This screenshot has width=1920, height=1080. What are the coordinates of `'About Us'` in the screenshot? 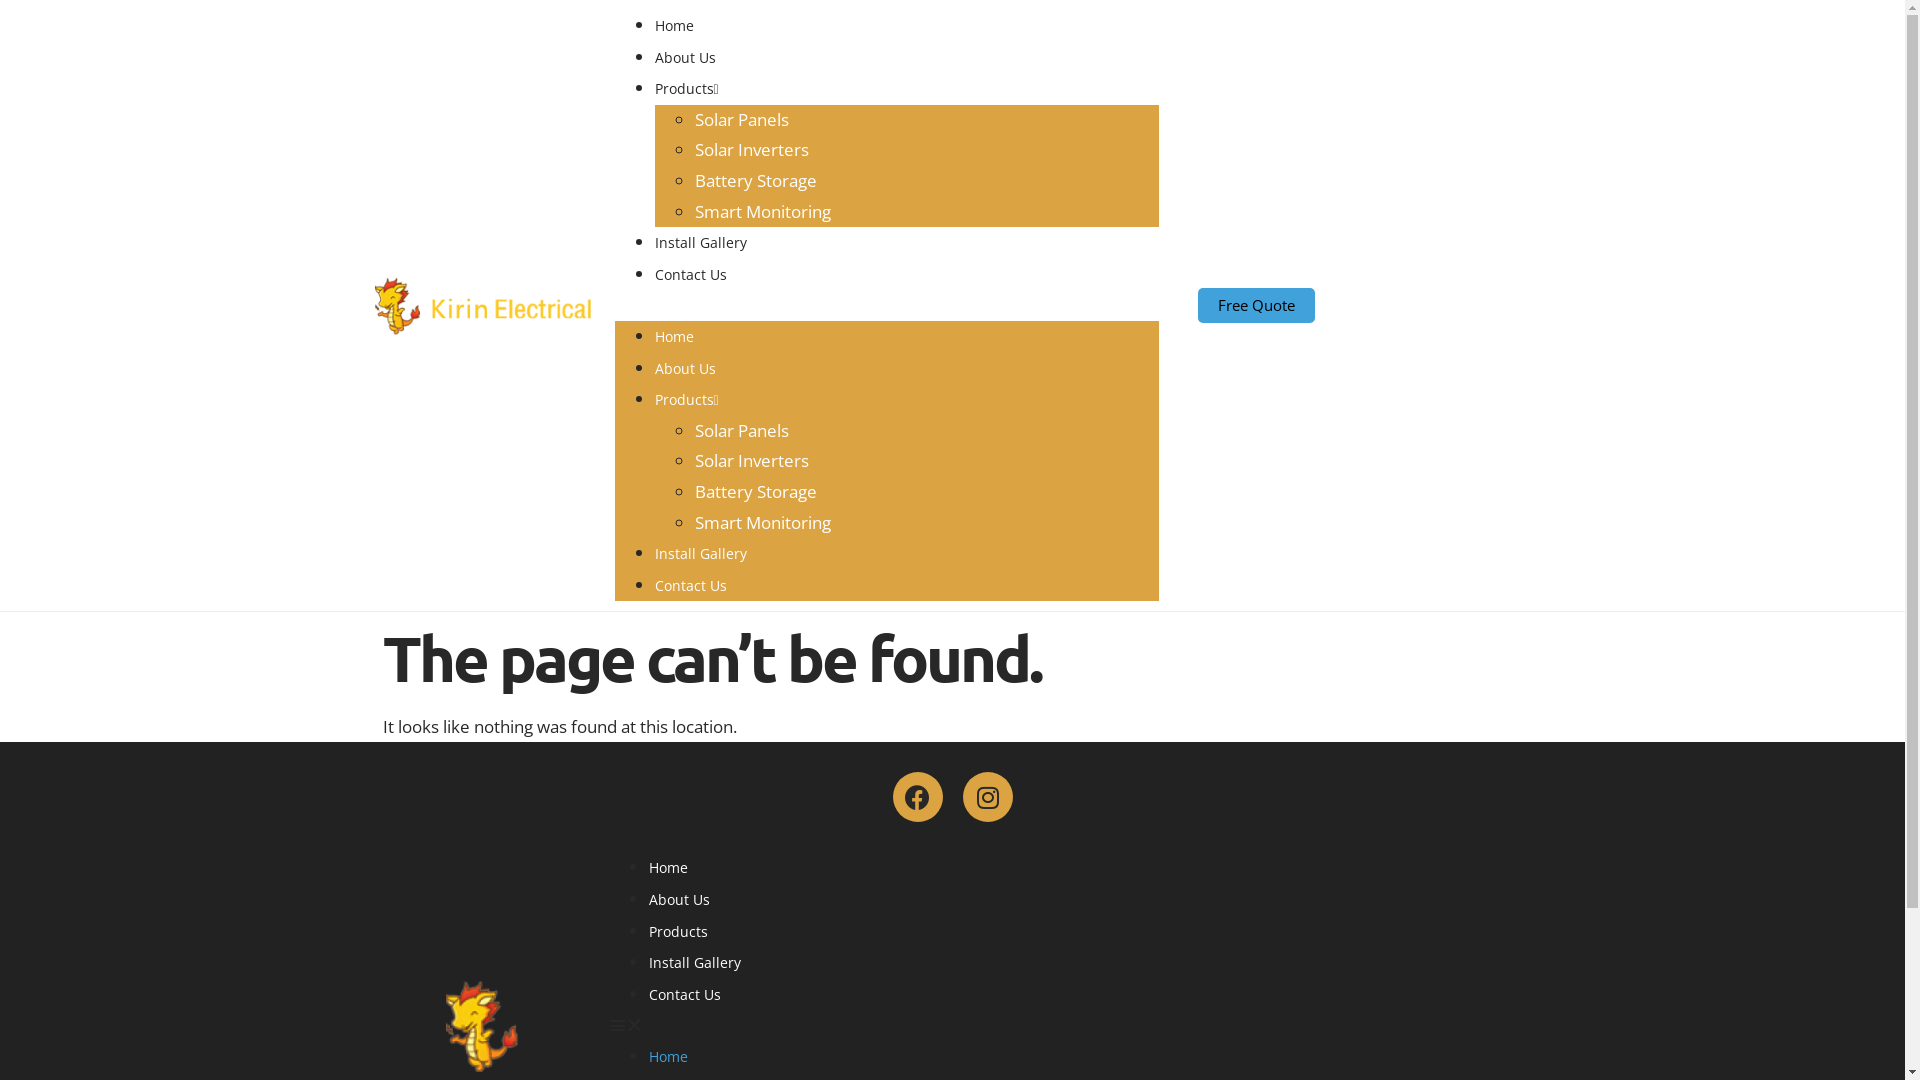 It's located at (684, 368).